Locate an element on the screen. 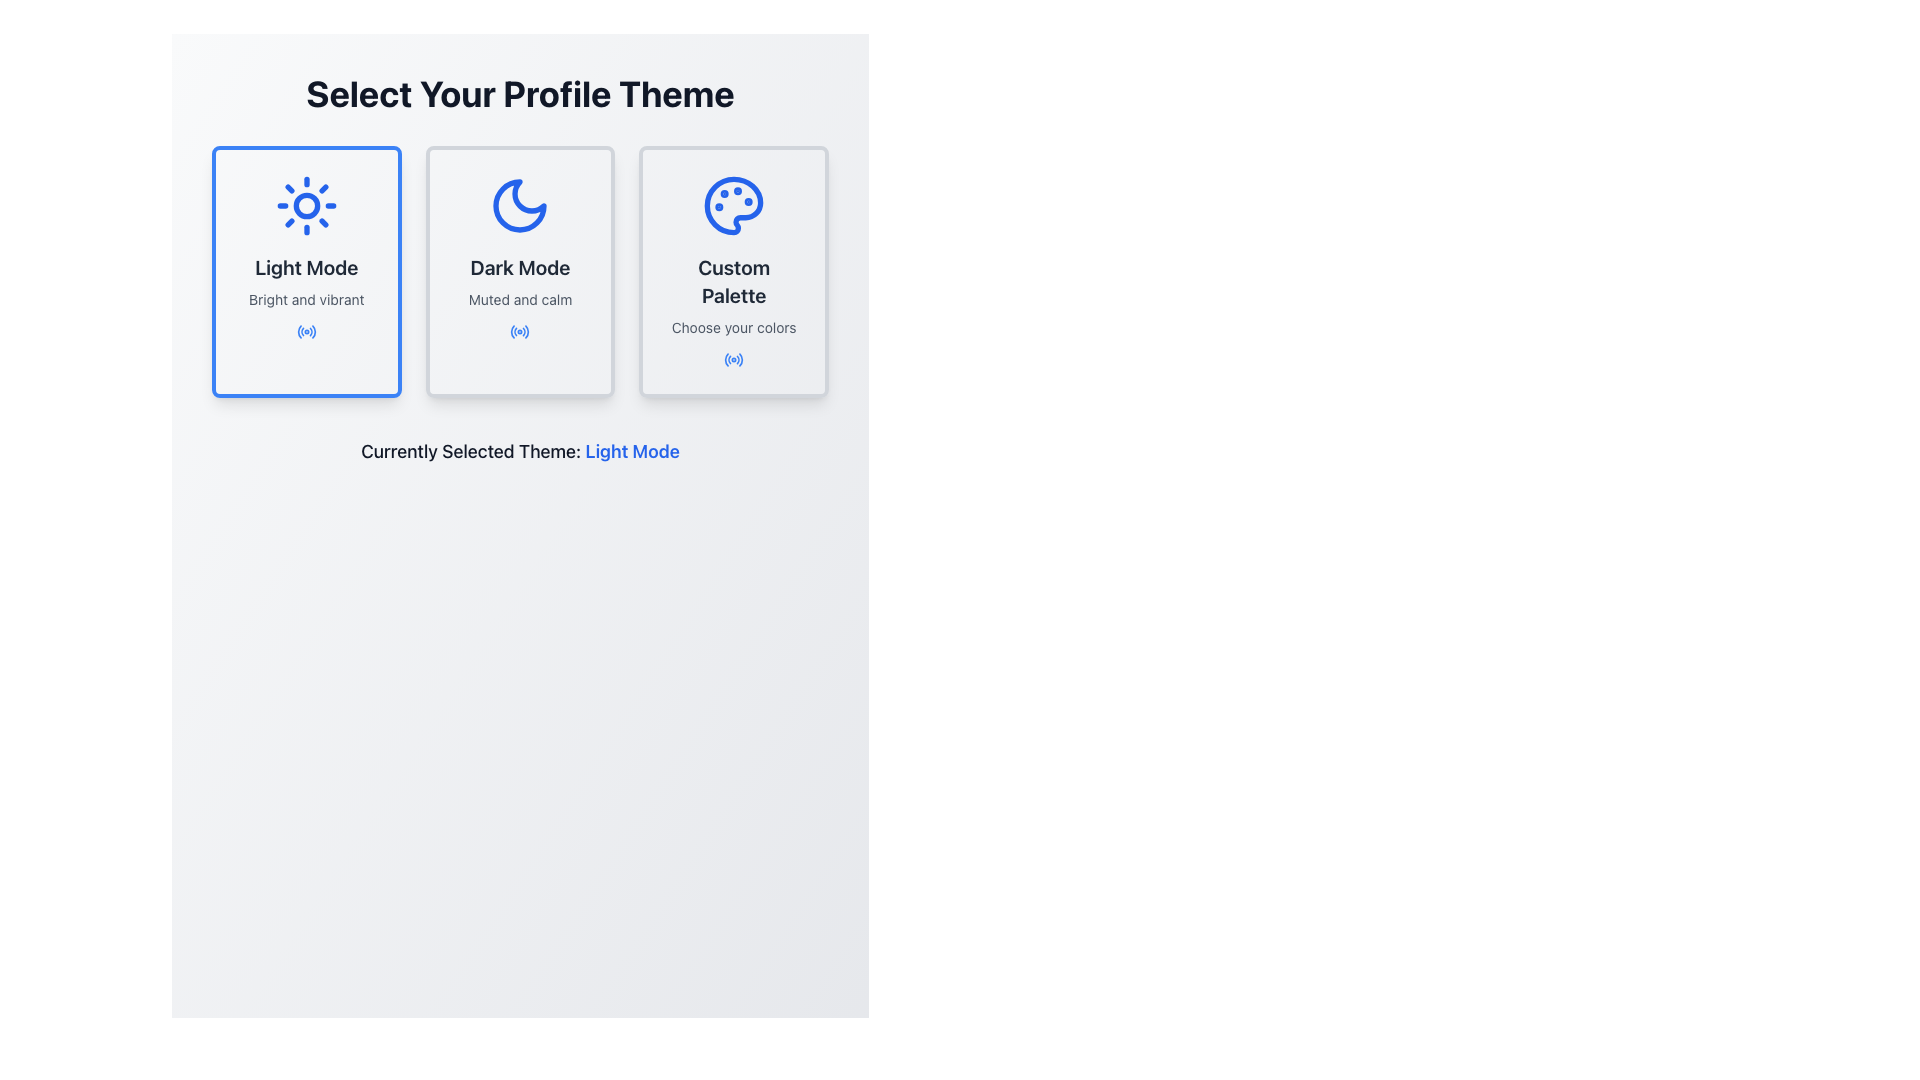  text displayed in bold, blue font stating 'Light Mode', which is part of the sentence 'Currently Selected Theme: Light Mode' located below the theme selection cards is located at coordinates (631, 451).